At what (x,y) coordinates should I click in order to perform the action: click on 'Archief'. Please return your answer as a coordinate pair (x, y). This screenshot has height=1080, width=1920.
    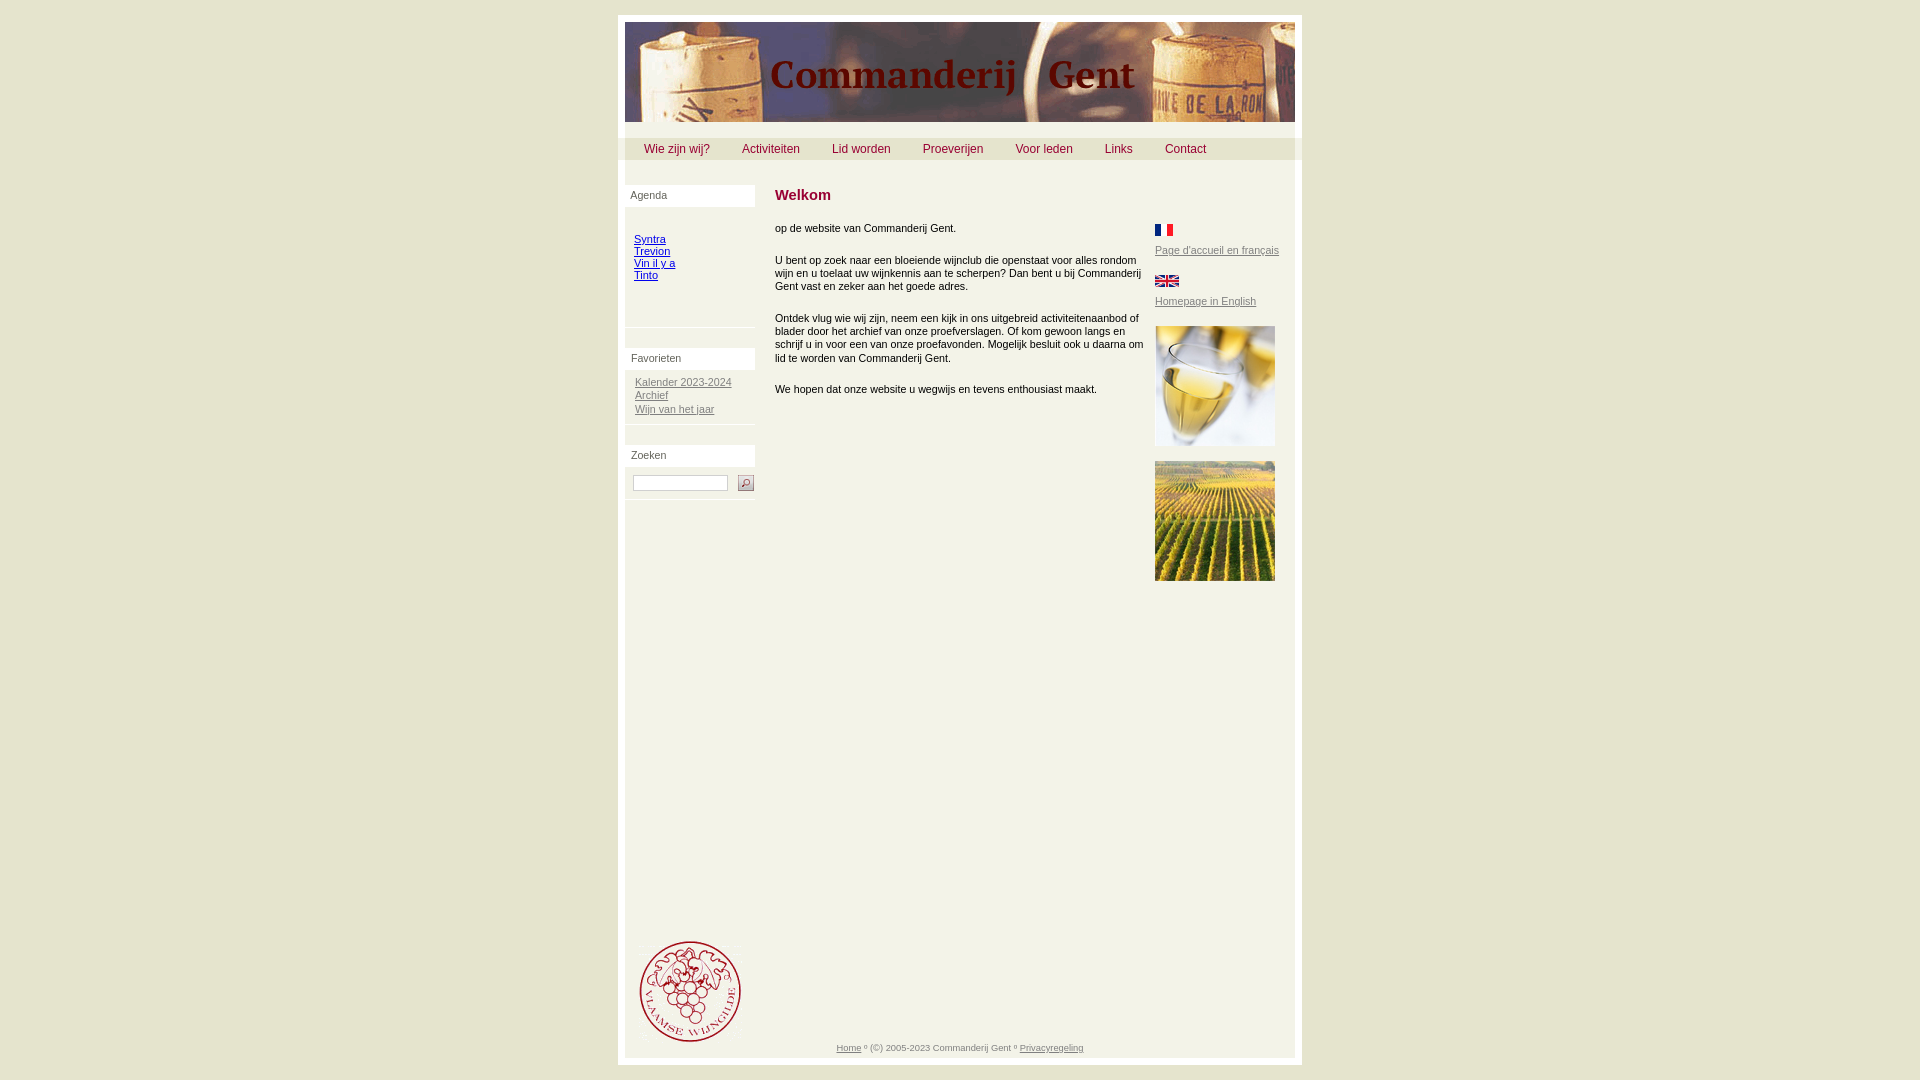
    Looking at the image, I should click on (633, 394).